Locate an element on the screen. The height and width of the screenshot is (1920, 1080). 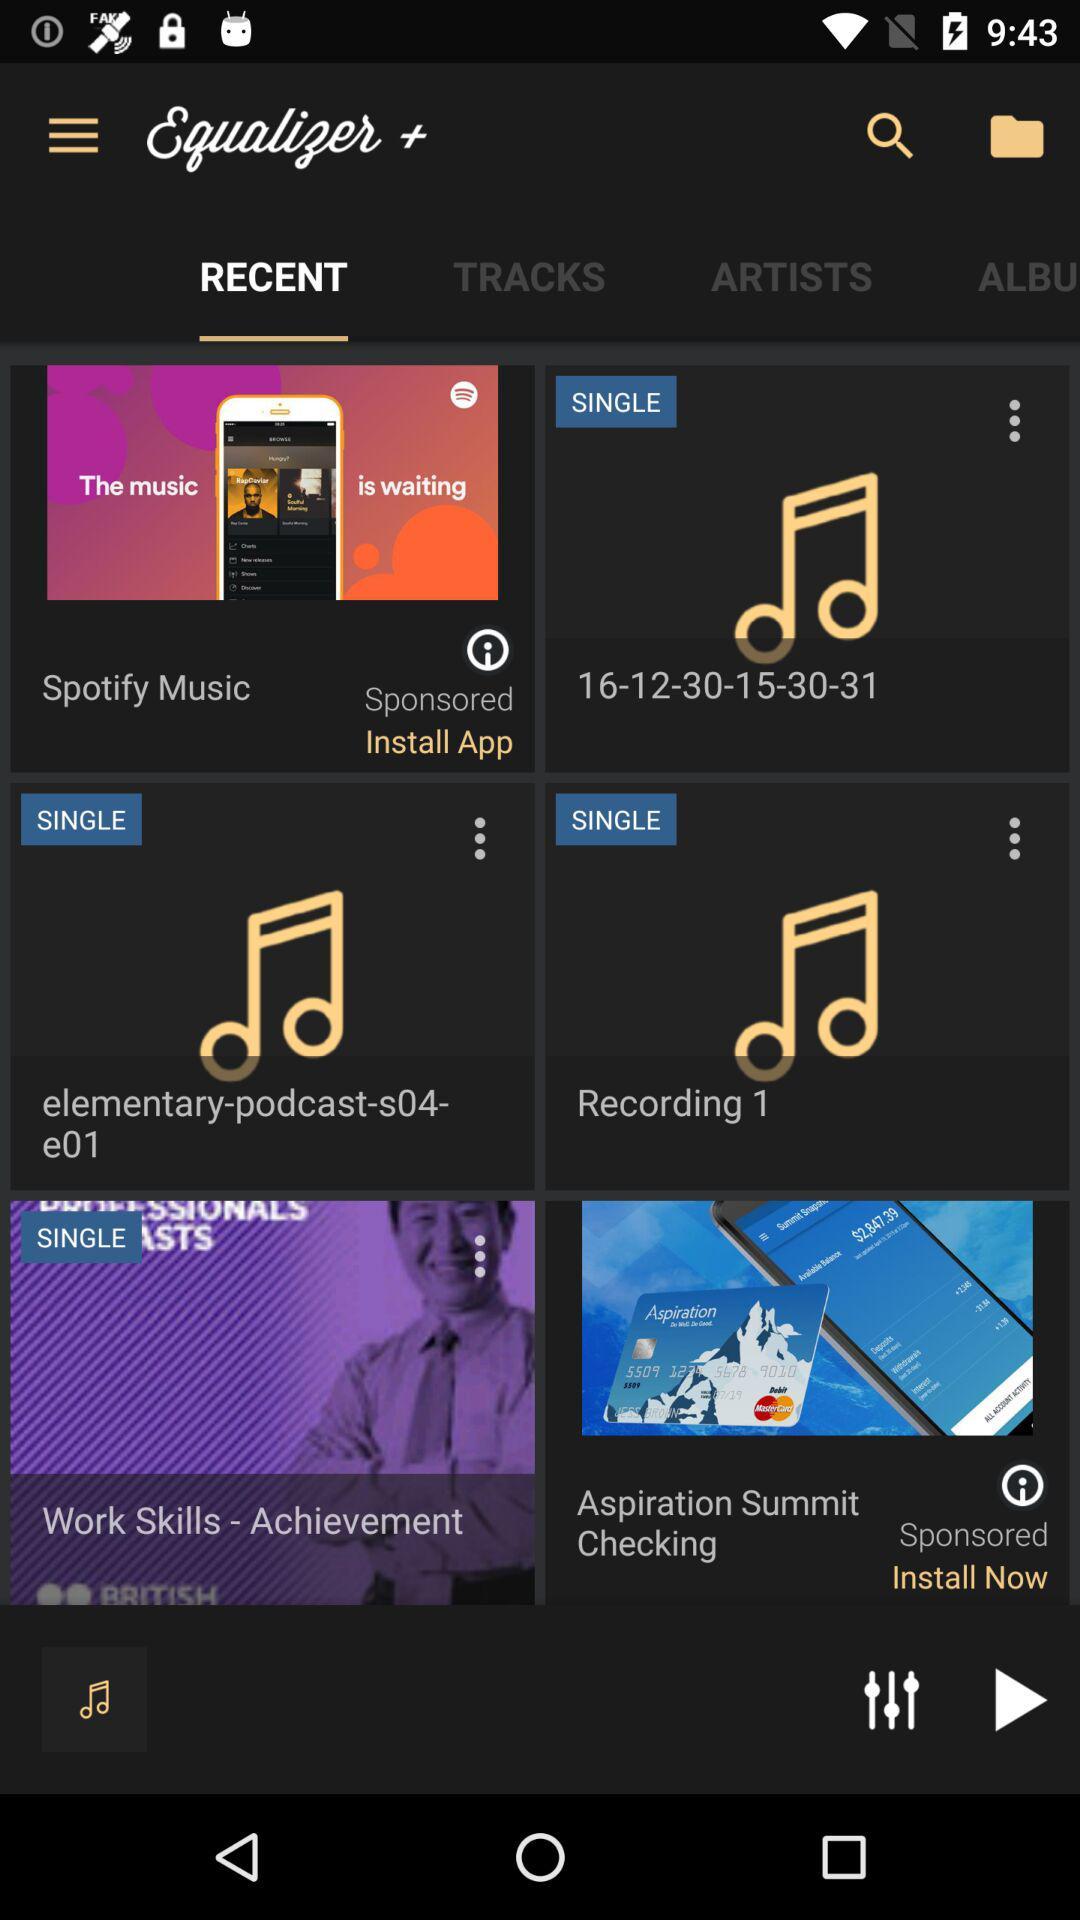
recording 1 is located at coordinates (806, 986).